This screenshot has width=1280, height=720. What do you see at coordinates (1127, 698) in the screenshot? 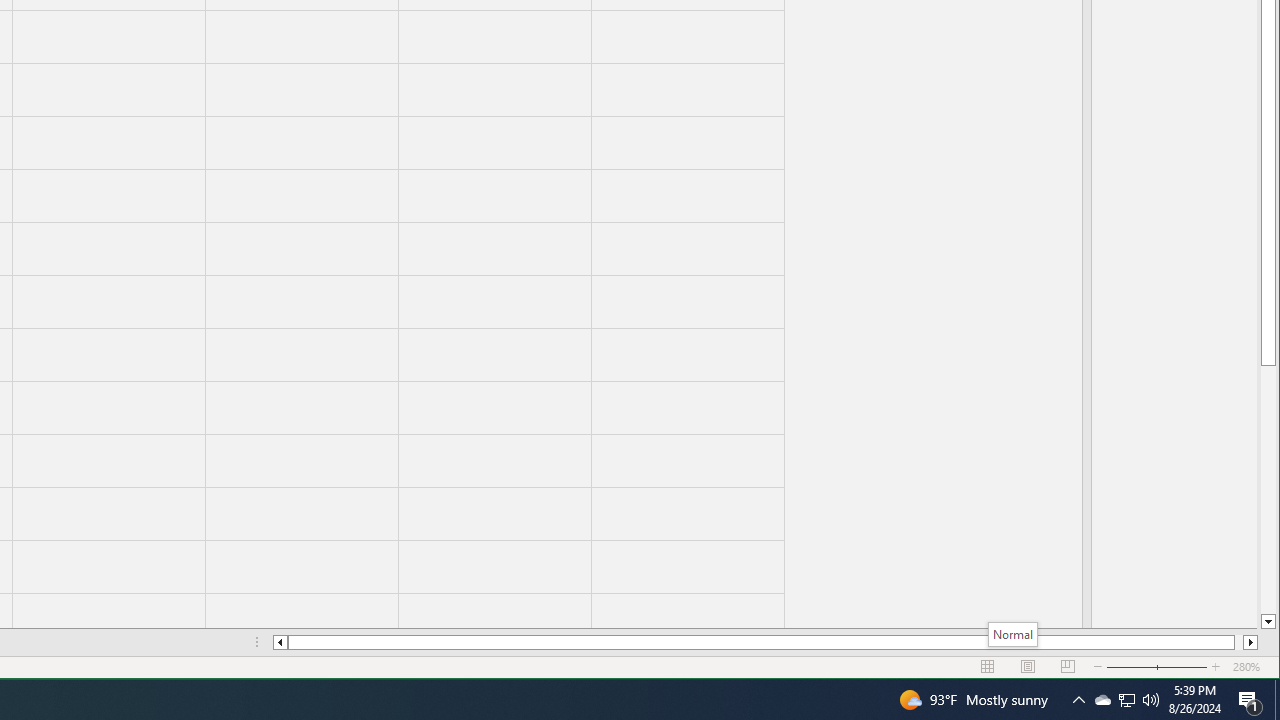
I see `'User Promoted Notification Area'` at bounding box center [1127, 698].